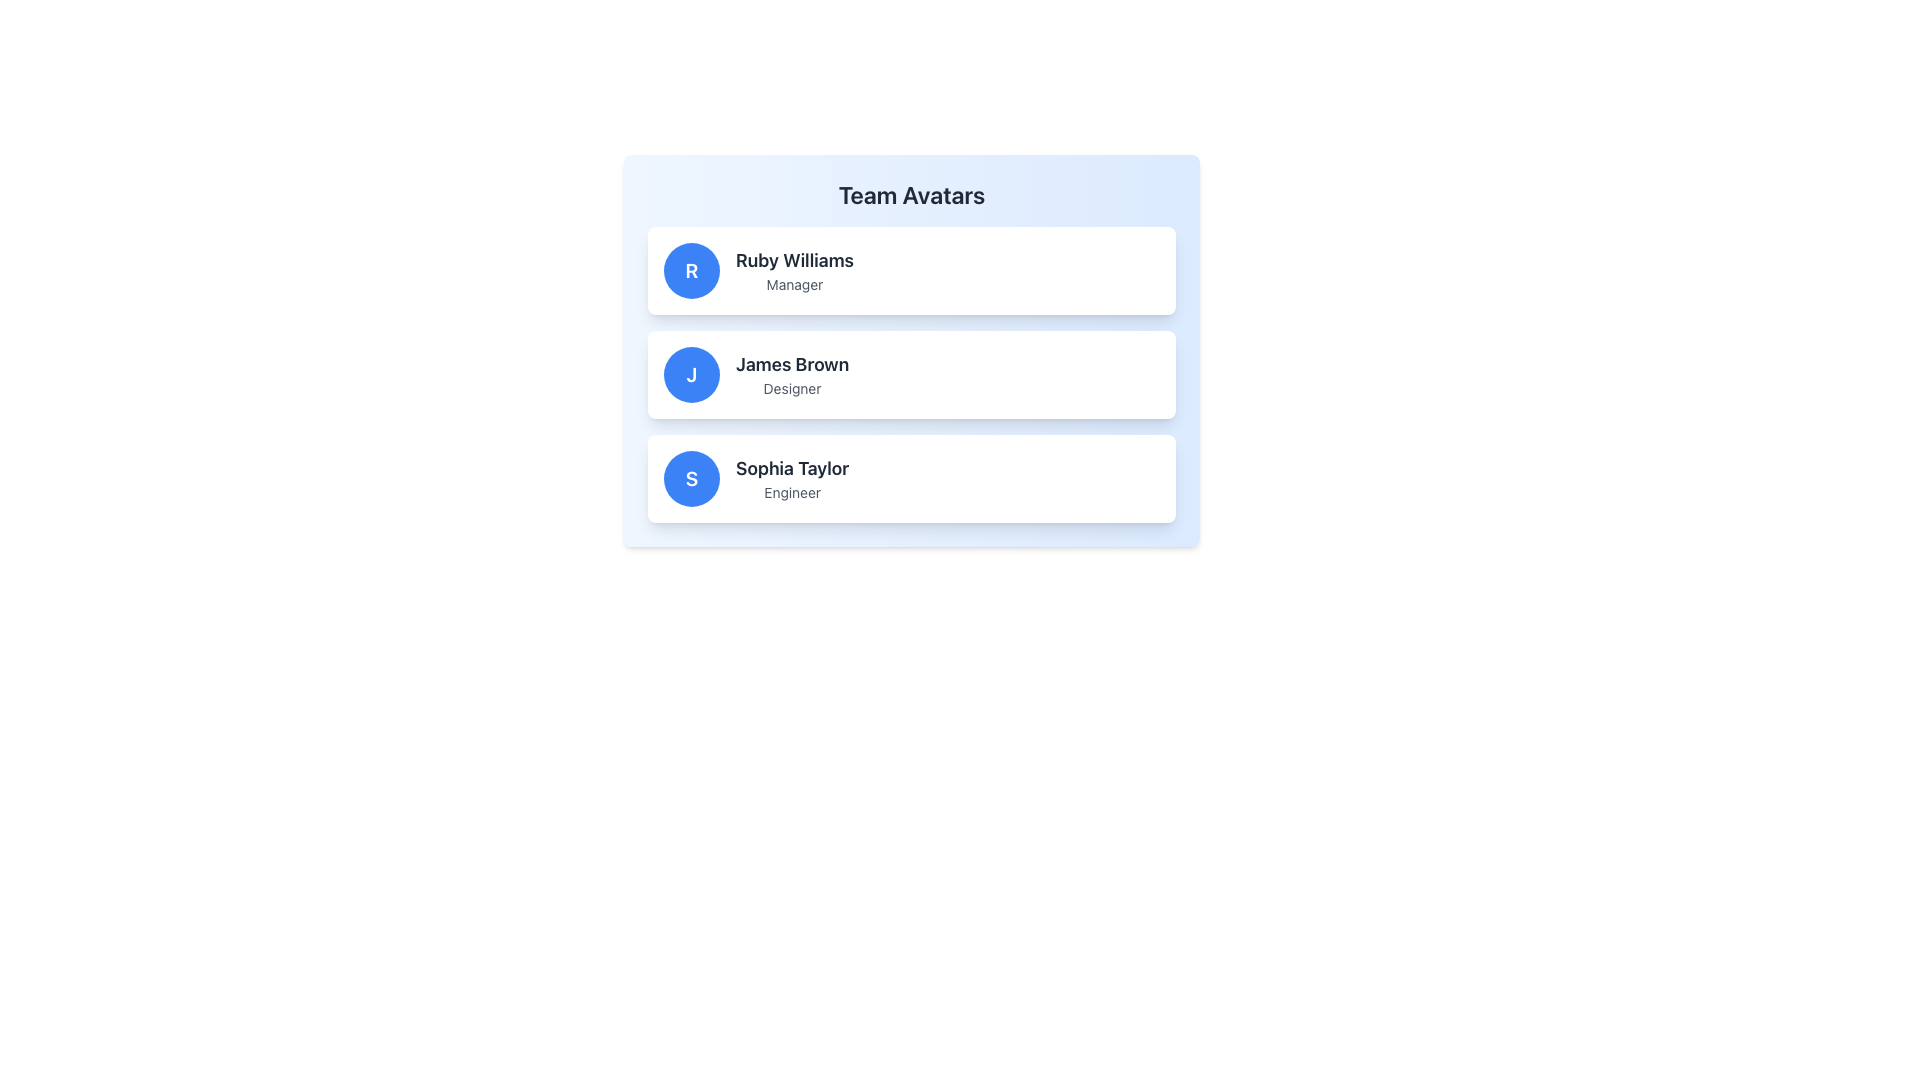  Describe the element at coordinates (794, 285) in the screenshot. I see `the text label displaying 'Manager', which is a small gray font positioned directly below 'Ruby Williams' in the profile layout` at that location.